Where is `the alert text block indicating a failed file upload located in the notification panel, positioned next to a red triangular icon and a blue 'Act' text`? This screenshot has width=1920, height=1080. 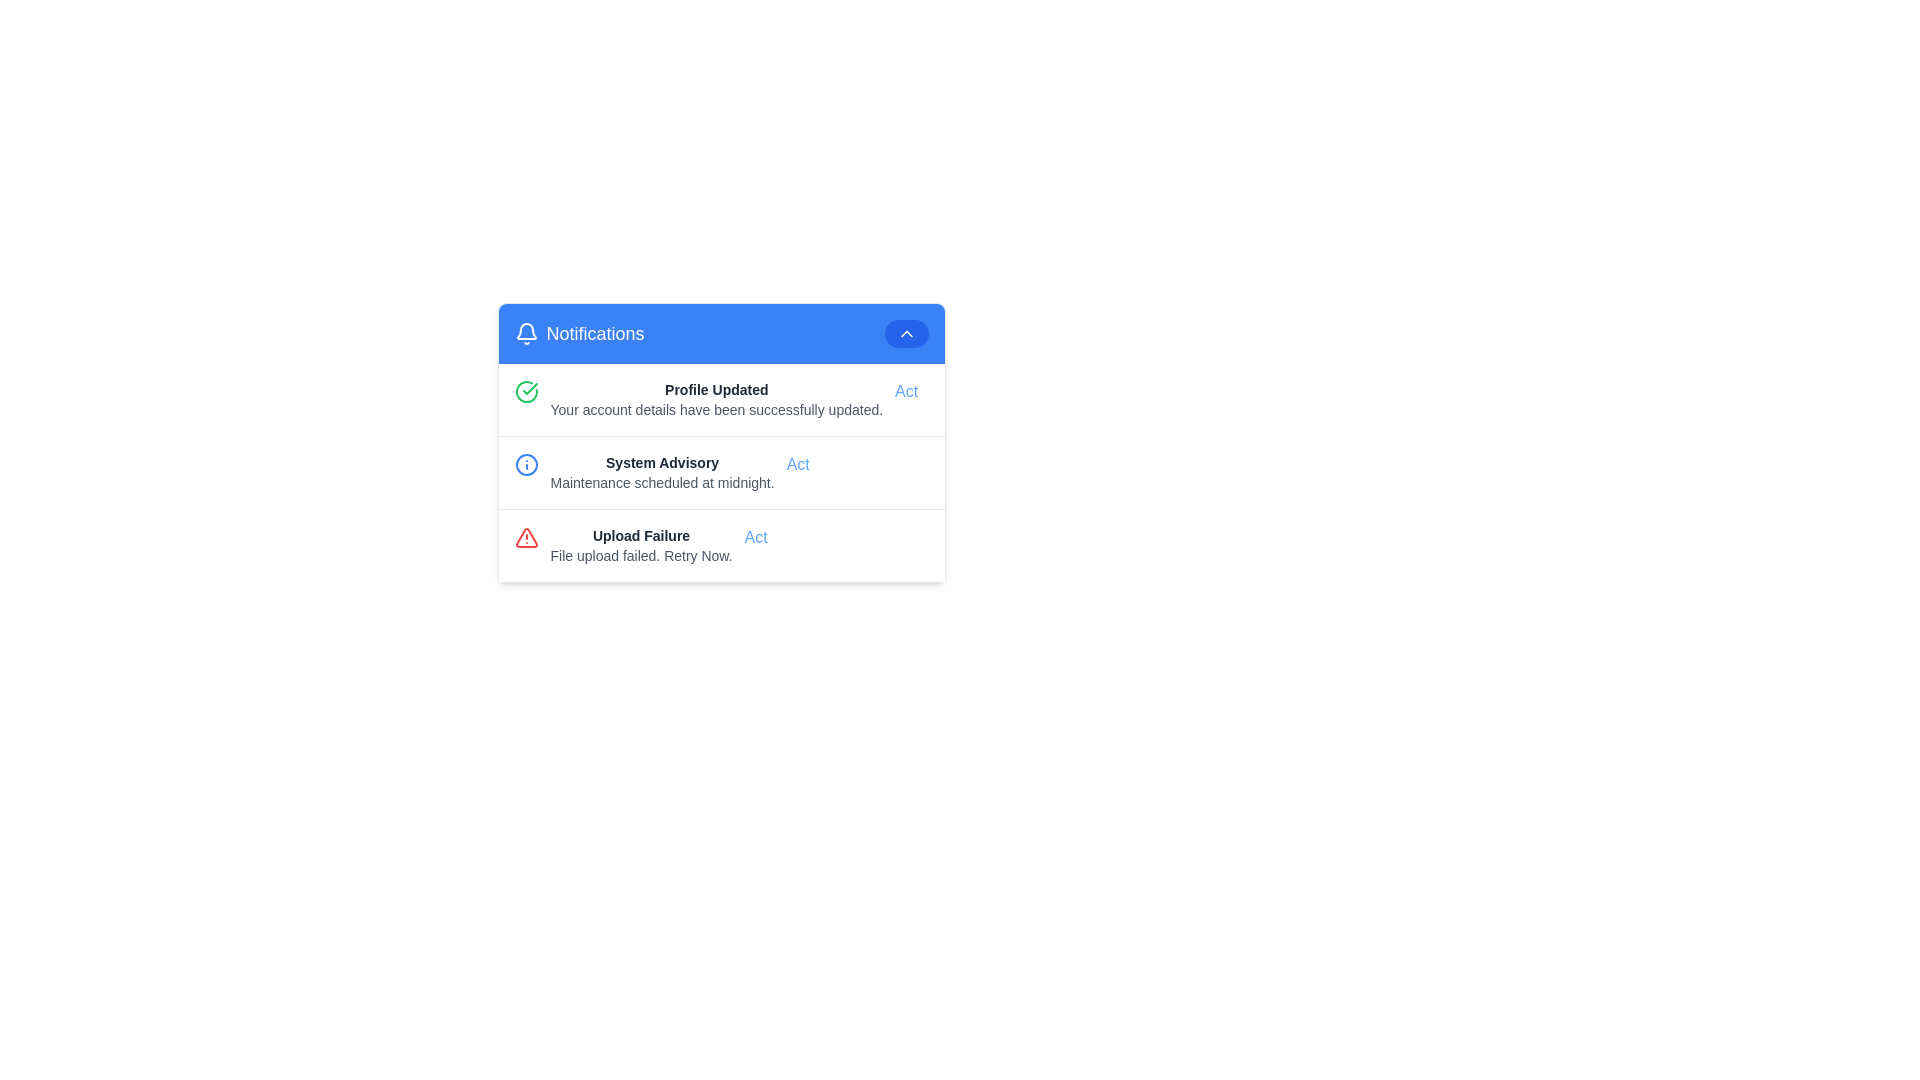 the alert text block indicating a failed file upload located in the notification panel, positioned next to a red triangular icon and a blue 'Act' text is located at coordinates (641, 546).